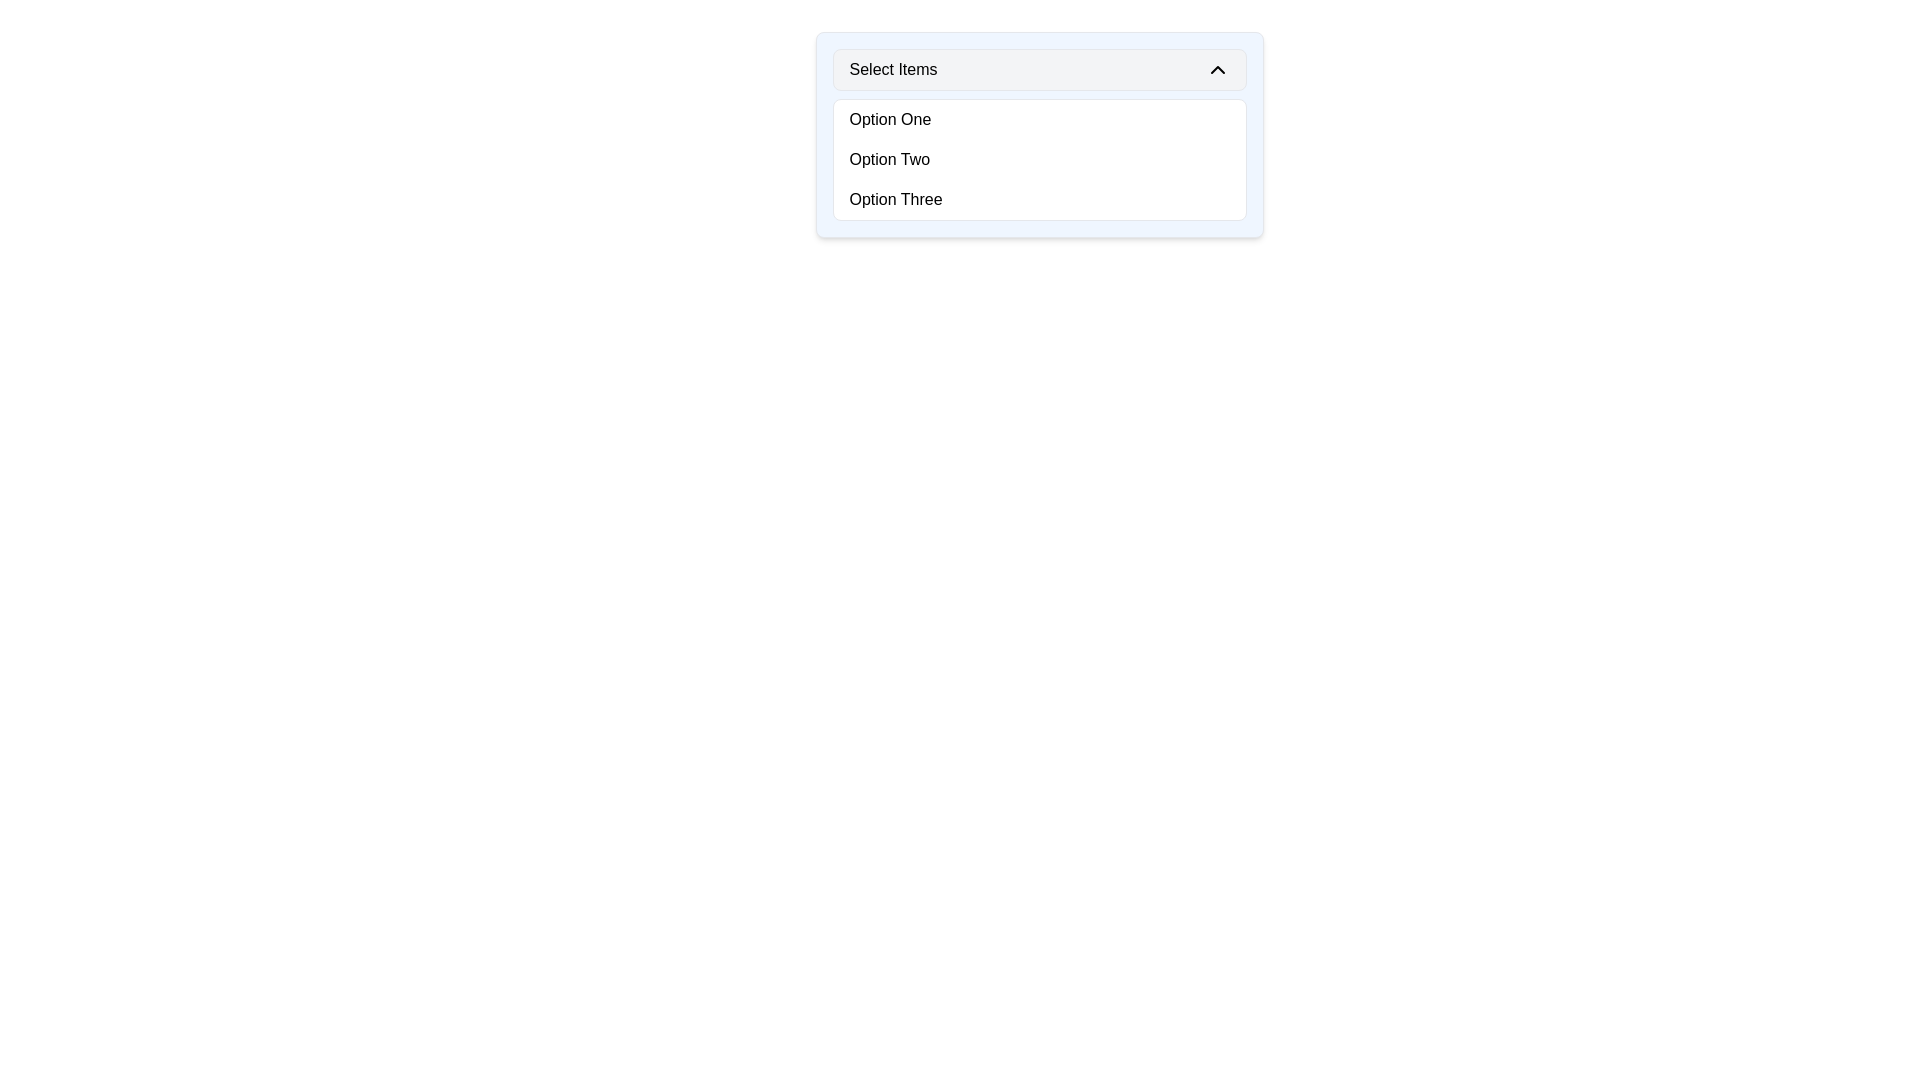  What do you see at coordinates (1039, 119) in the screenshot?
I see `the first list item labeled 'Option One' in the dropdown menu` at bounding box center [1039, 119].